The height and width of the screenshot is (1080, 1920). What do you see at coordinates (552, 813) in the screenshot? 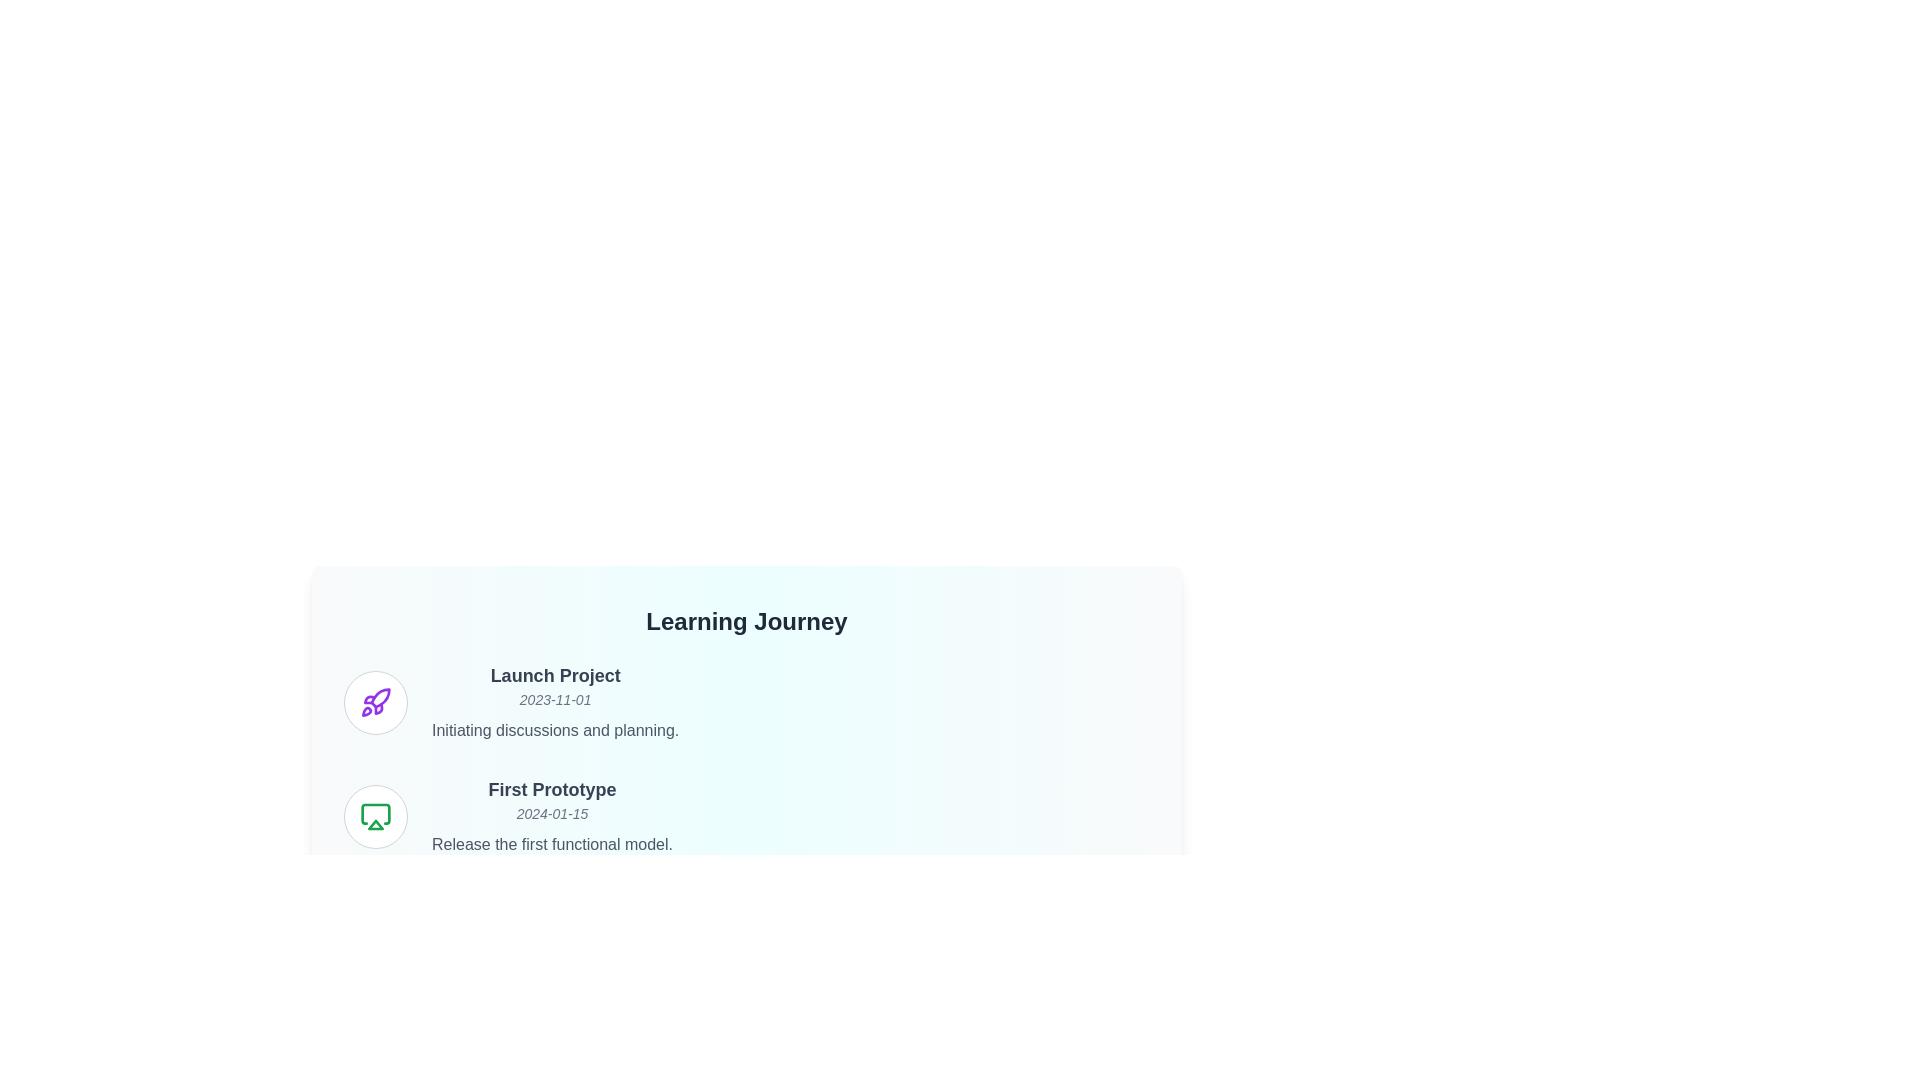
I see `the text label displaying a date in the format 'YYYY-MM-DD', which is styled with italicized, small, and gray text, located below 'First Prototype' and above 'Release the first functional model.'` at bounding box center [552, 813].